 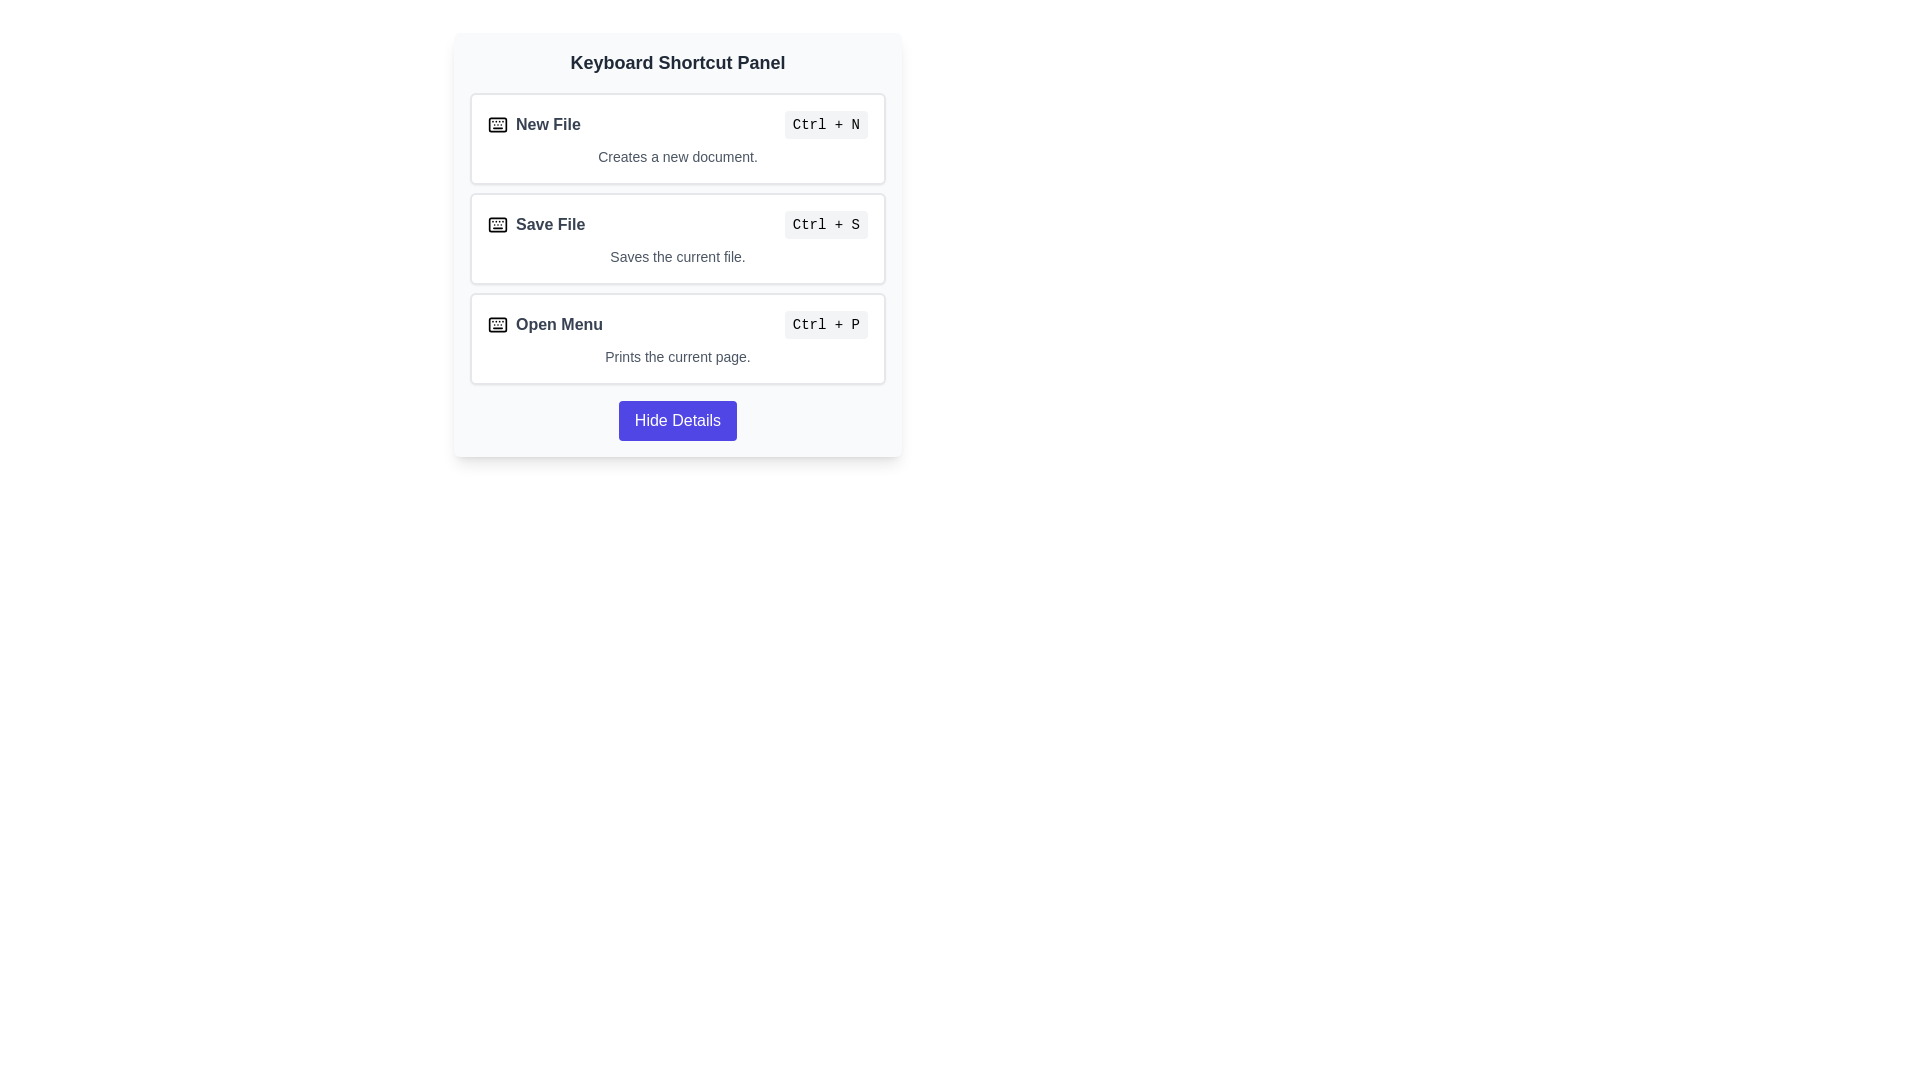 I want to click on the keyboard shortcut icon located next to the 'Save File' text, which is the first item in the vertical list of keyboard shortcut options, so click(x=498, y=224).